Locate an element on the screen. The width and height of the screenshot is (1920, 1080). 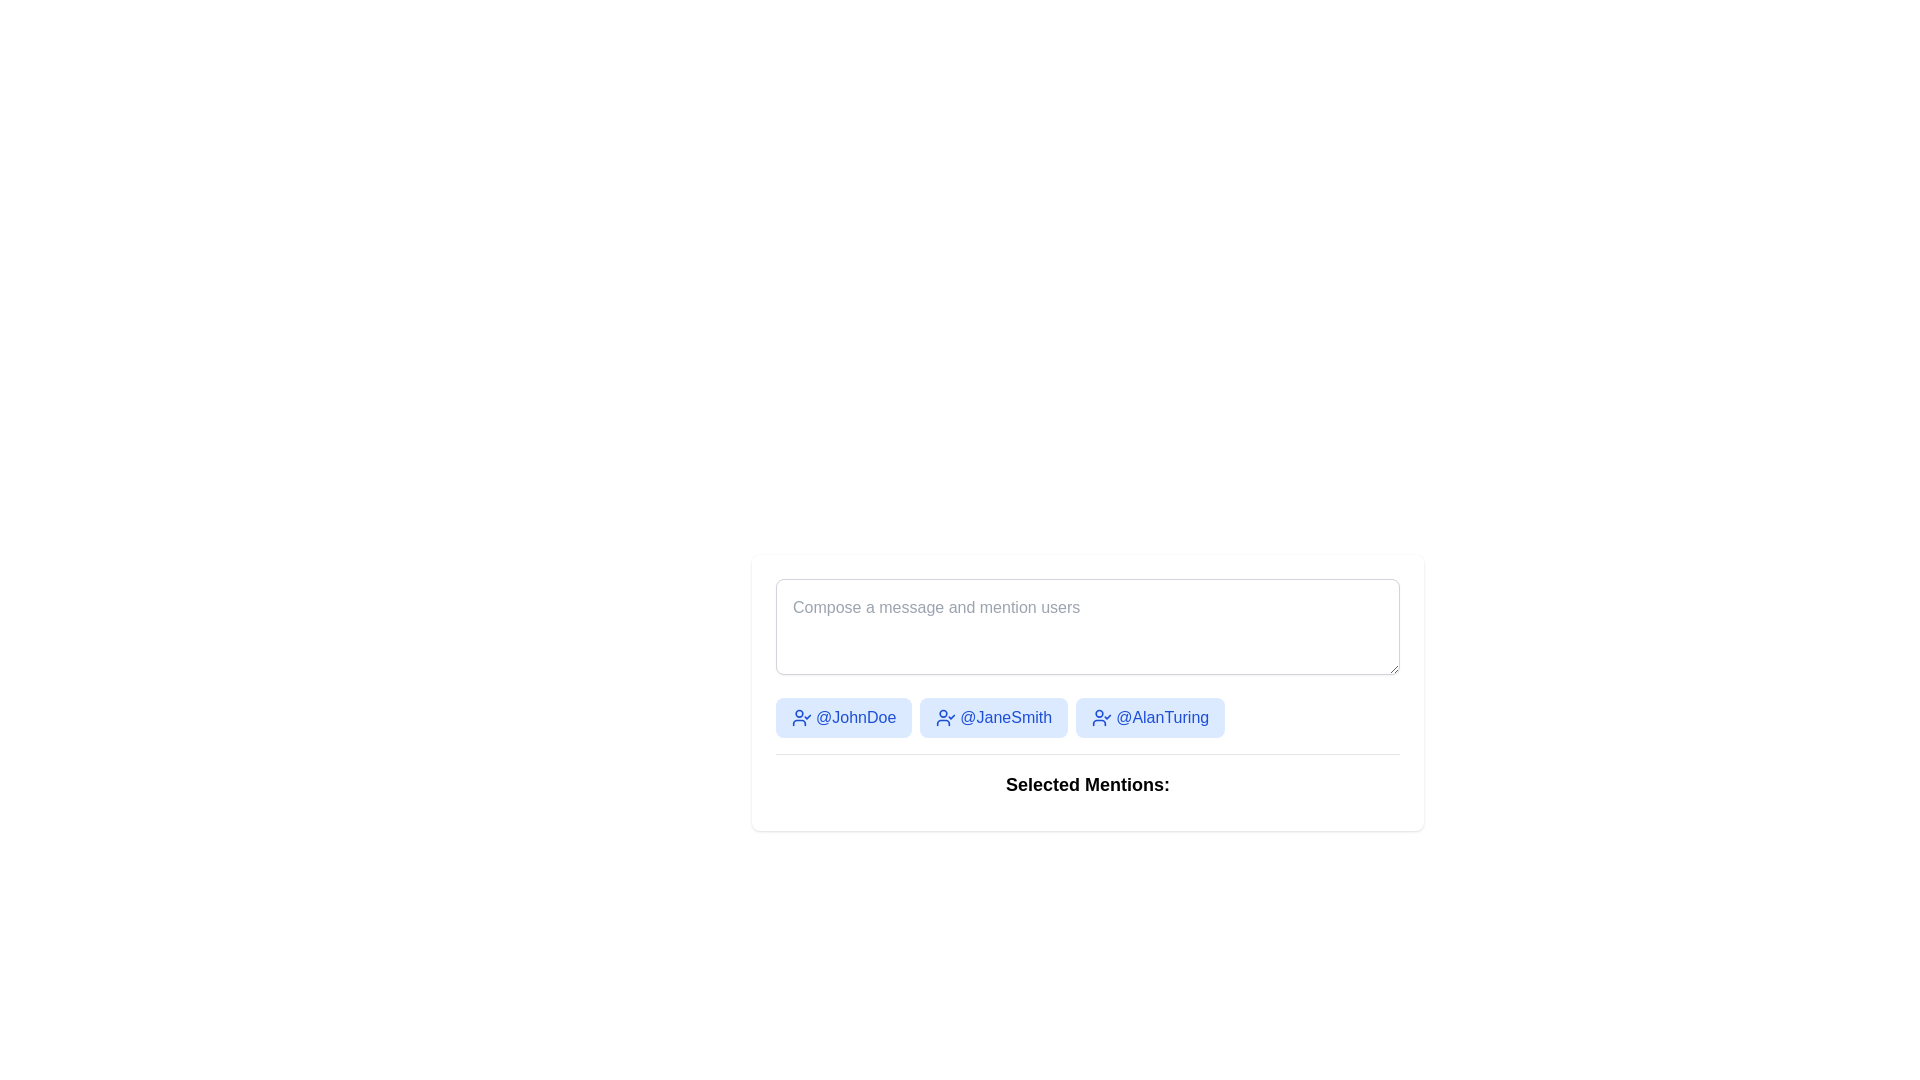
the button labeled '@AlanTuring' with a user icon and checkmark is located at coordinates (1150, 716).